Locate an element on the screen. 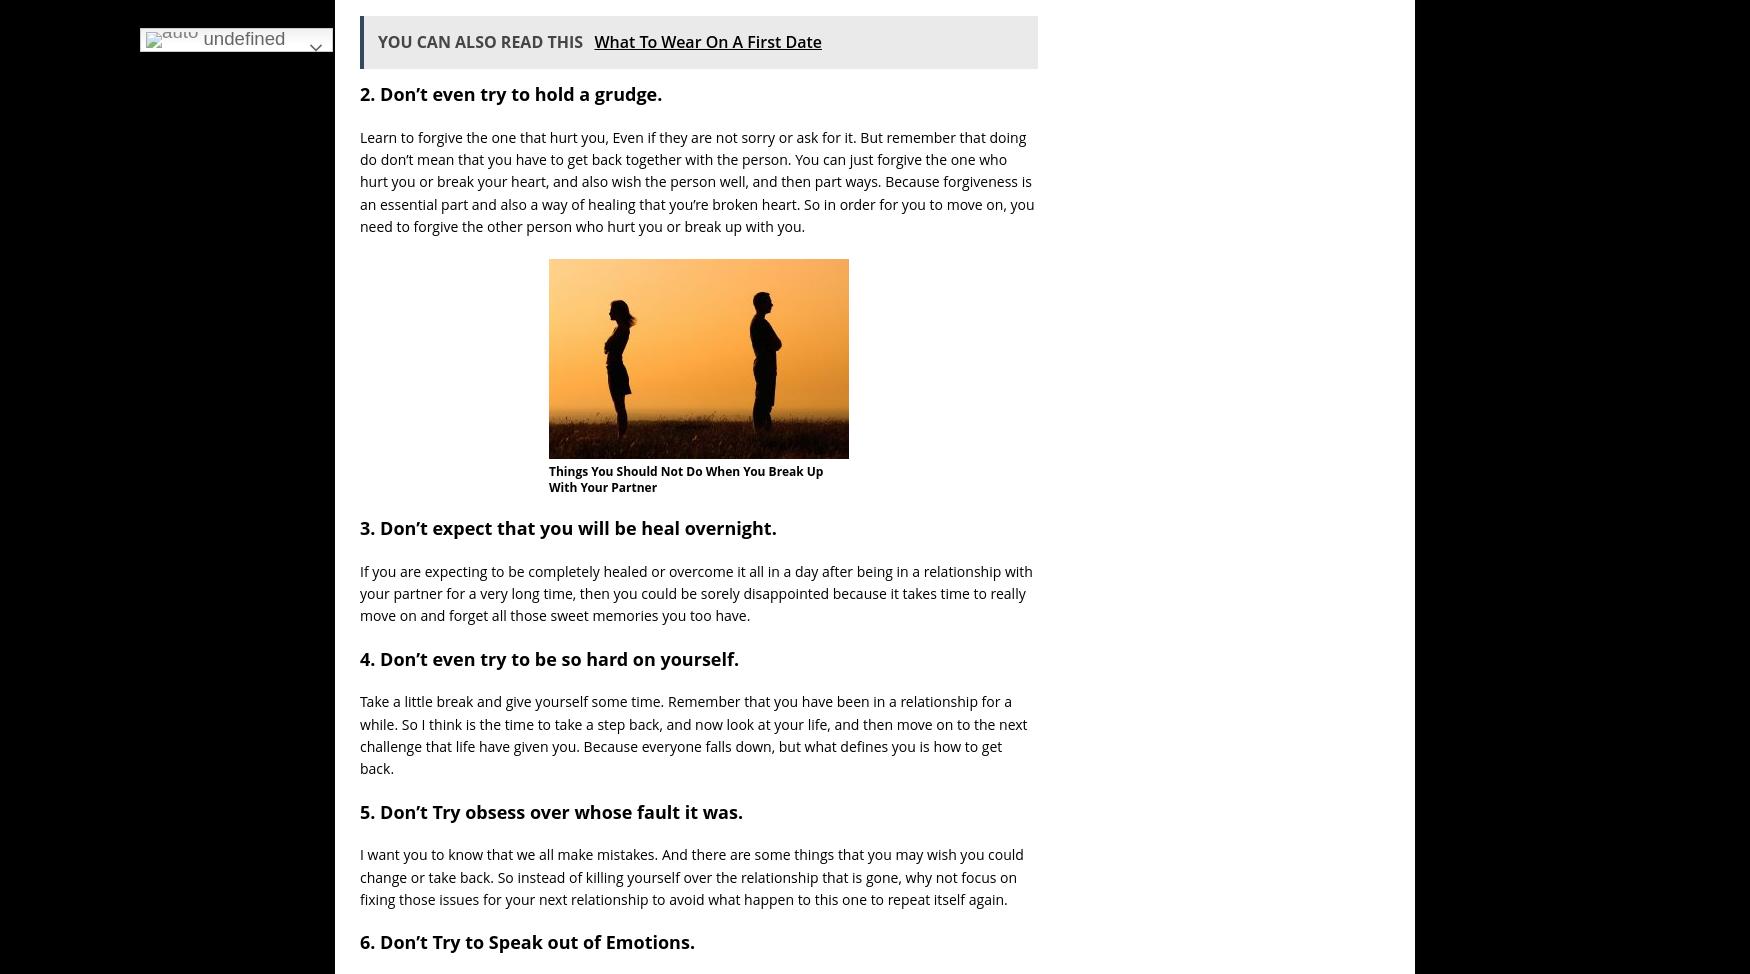 The height and width of the screenshot is (974, 1750). 'If you are expecting to be completely healed or overcome it all in a day after being in a relationship with your partner for a very long time, then you could be sorely disappointed because it takes time to really move on and forget all those sweet memories you too have.' is located at coordinates (695, 591).